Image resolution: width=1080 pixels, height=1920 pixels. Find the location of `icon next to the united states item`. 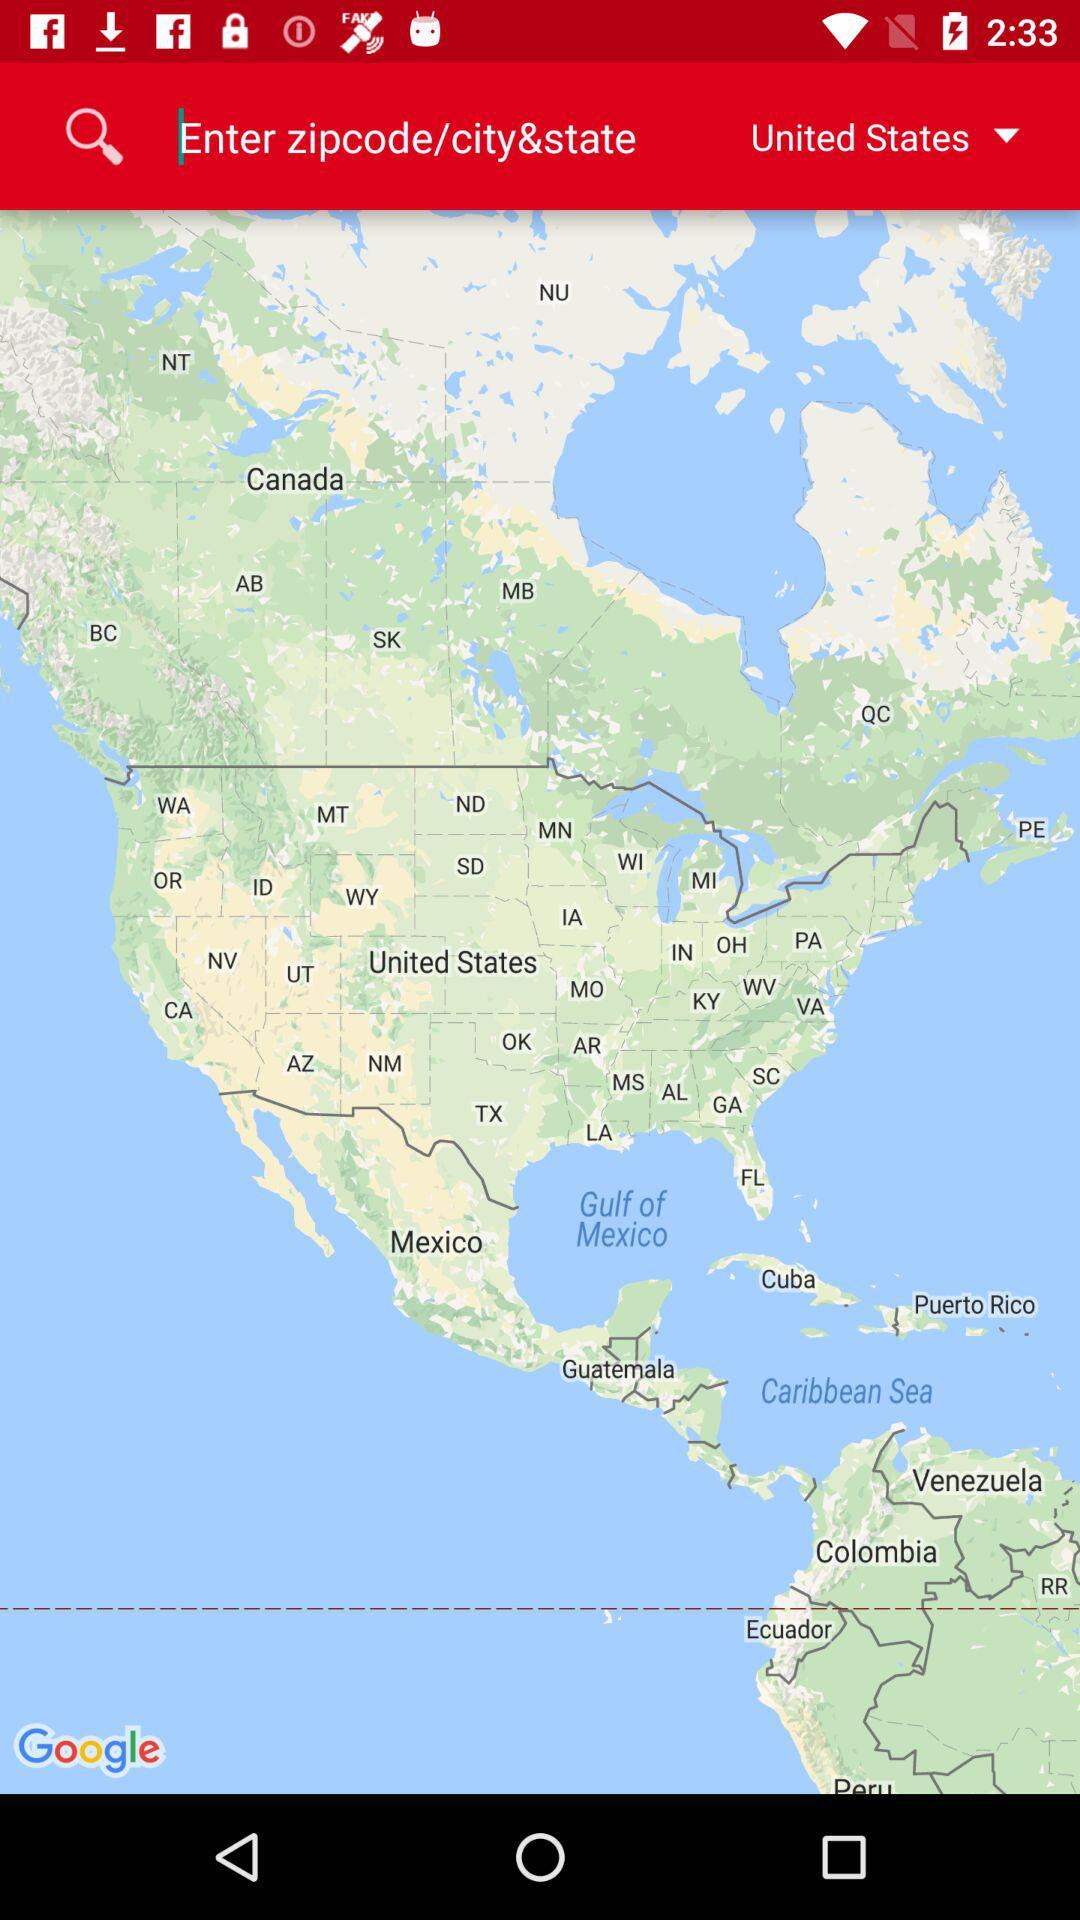

icon next to the united states item is located at coordinates (407, 135).